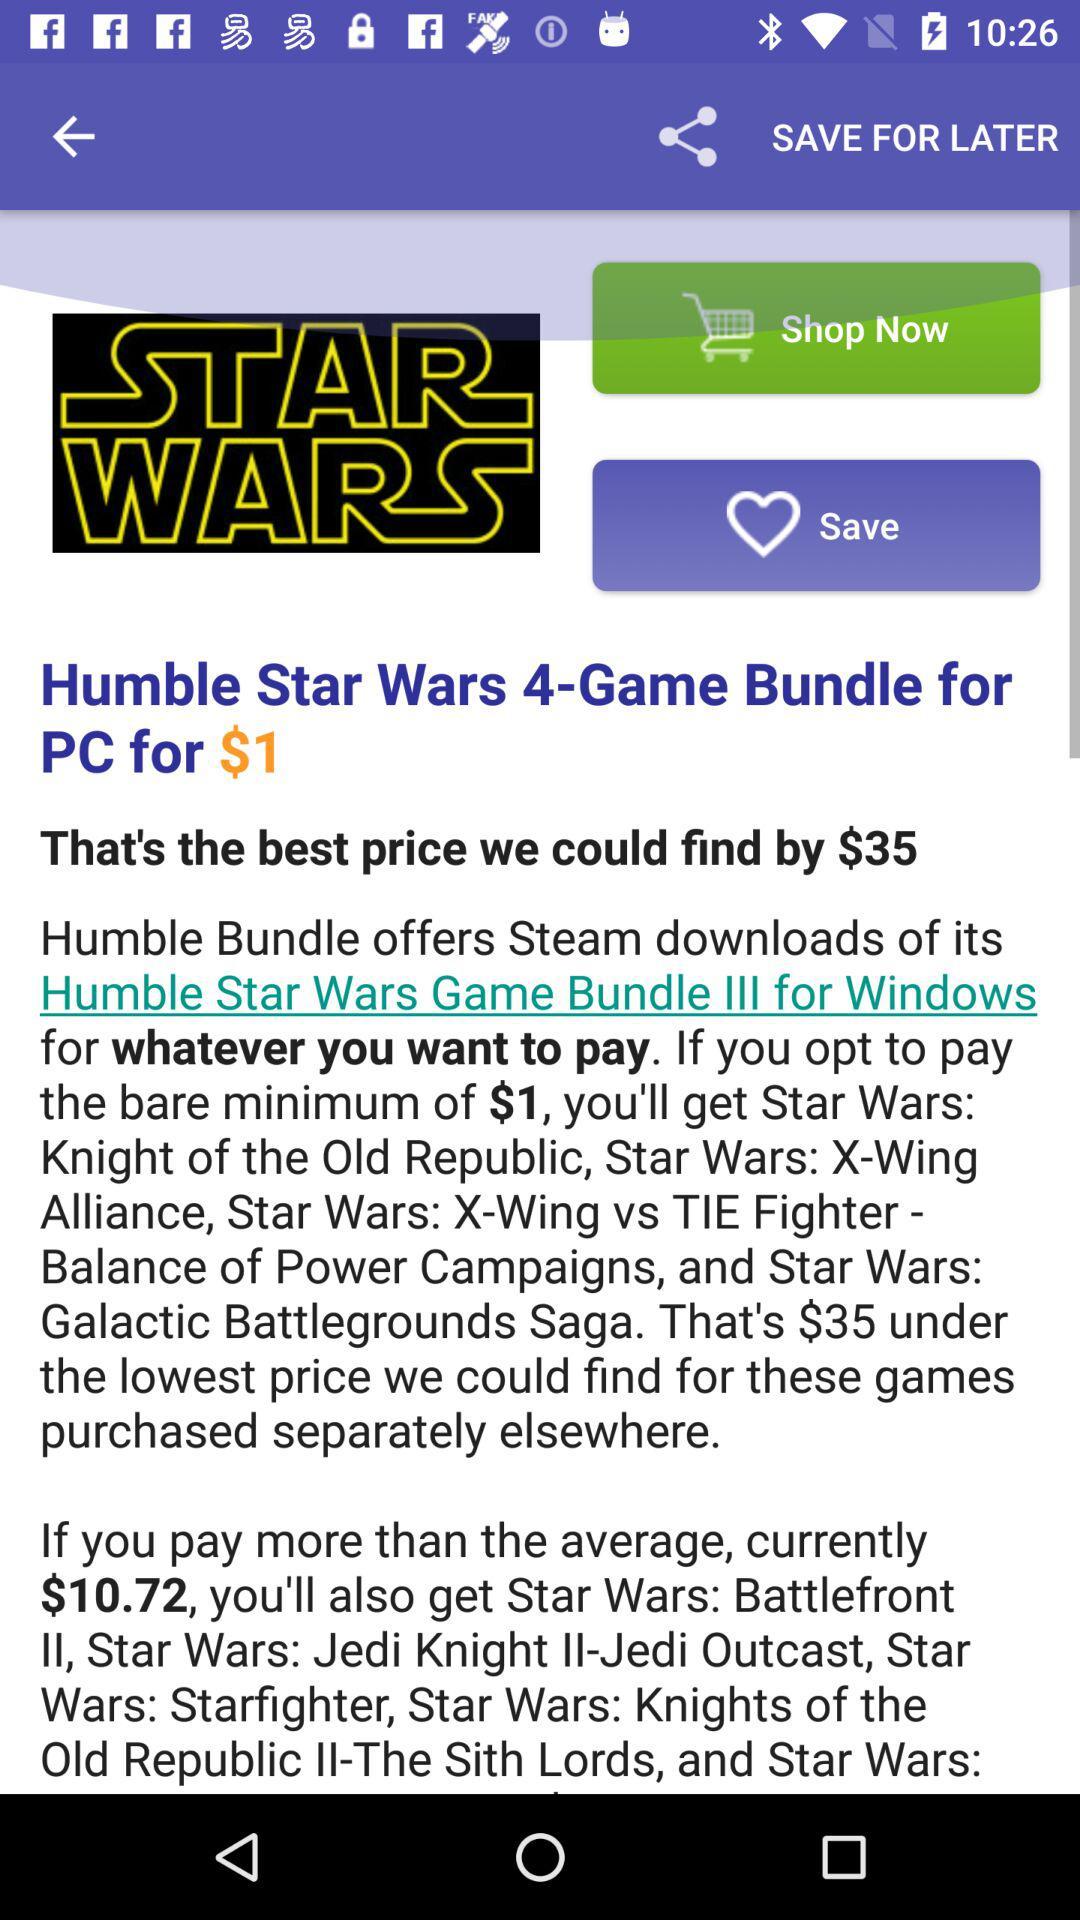 This screenshot has width=1080, height=1920. I want to click on the item above shop now, so click(686, 135).